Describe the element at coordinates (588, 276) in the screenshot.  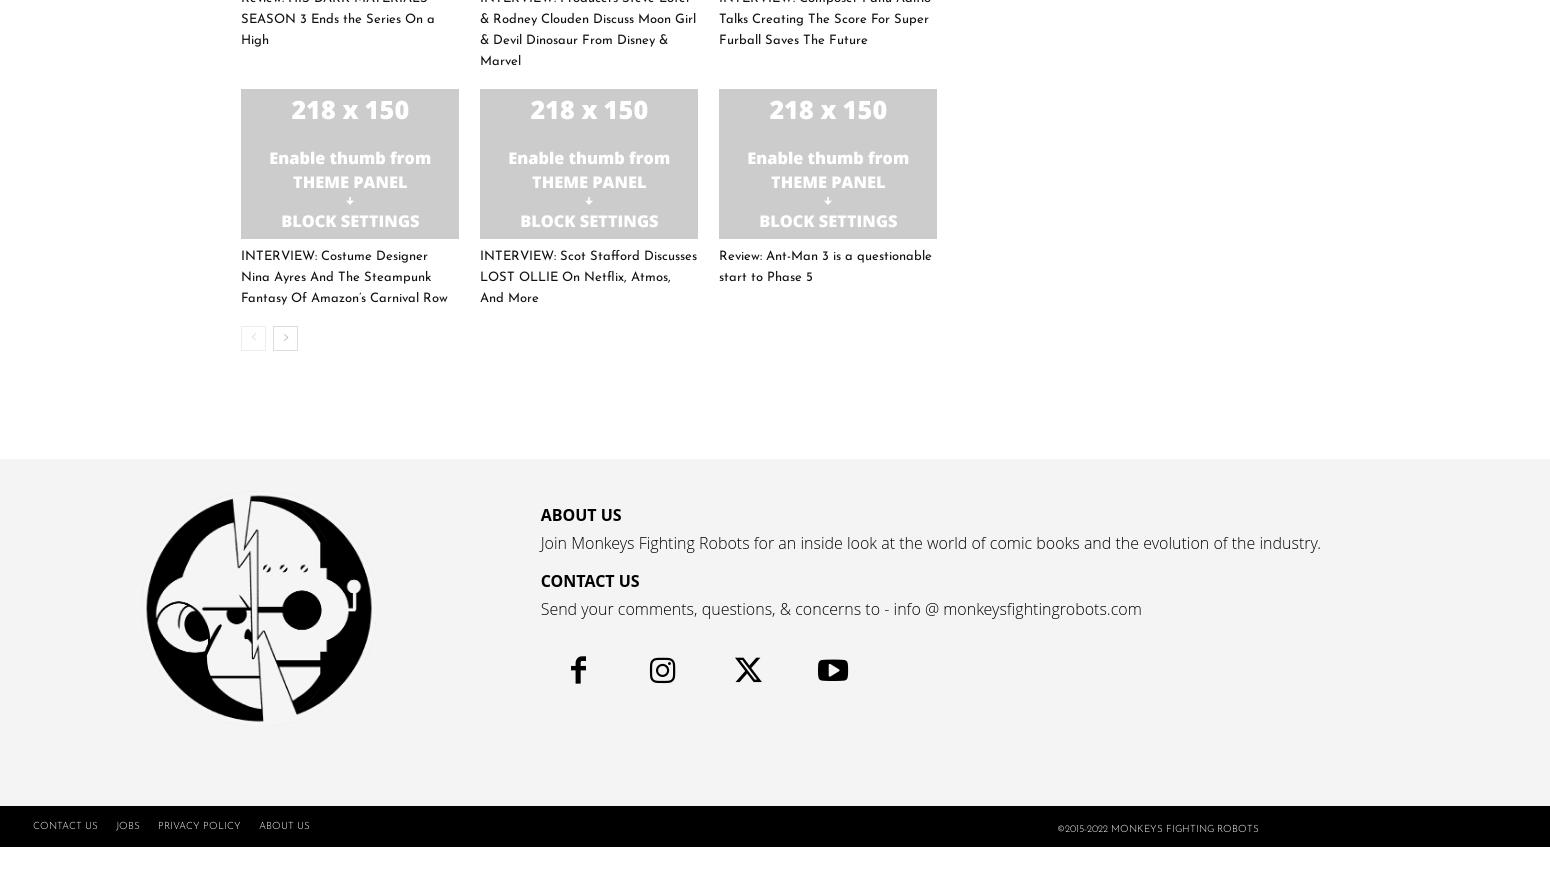
I see `'INTERVIEW: Scot Stafford Discusses LOST OLLIE On Netflix, Atmos, And More'` at that location.